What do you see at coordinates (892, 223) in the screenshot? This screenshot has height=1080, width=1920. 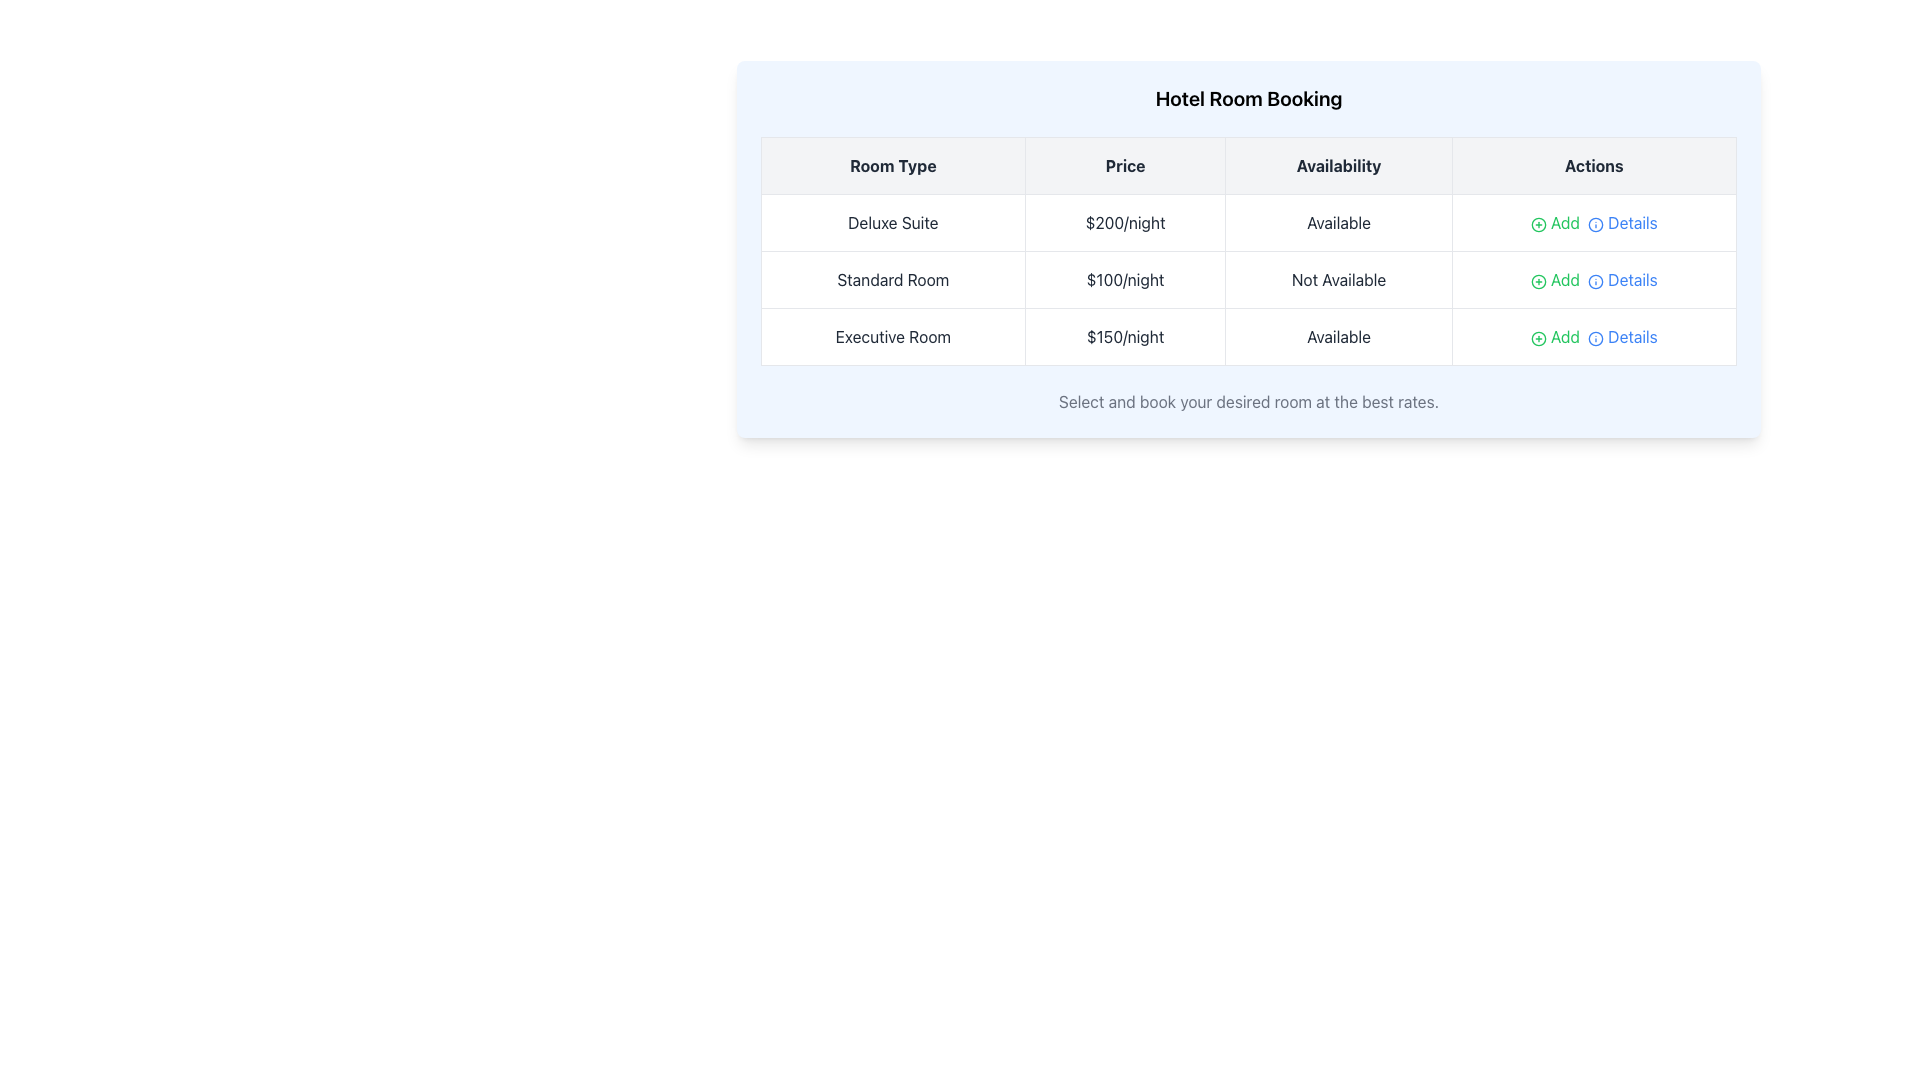 I see `the table cell displaying 'Deluxe Suite'` at bounding box center [892, 223].